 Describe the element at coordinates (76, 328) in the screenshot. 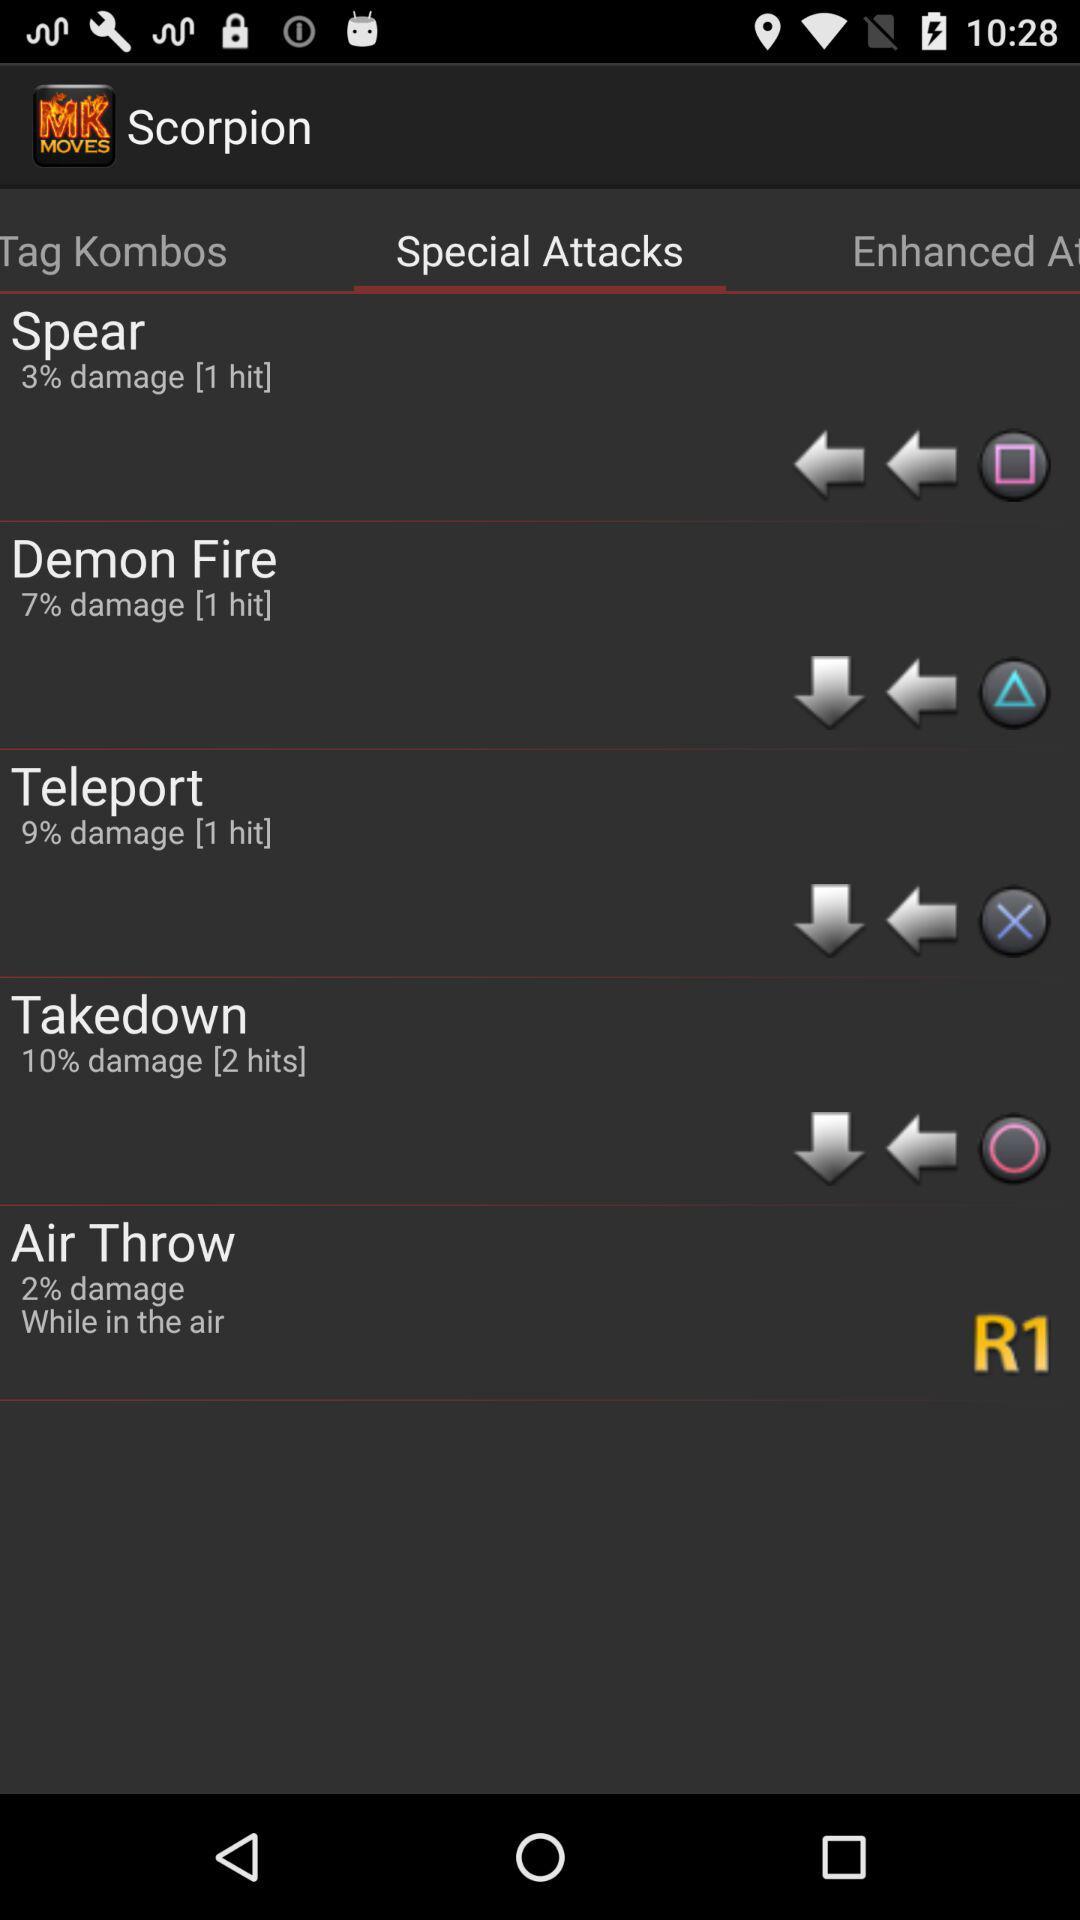

I see `the app above the demon fire` at that location.